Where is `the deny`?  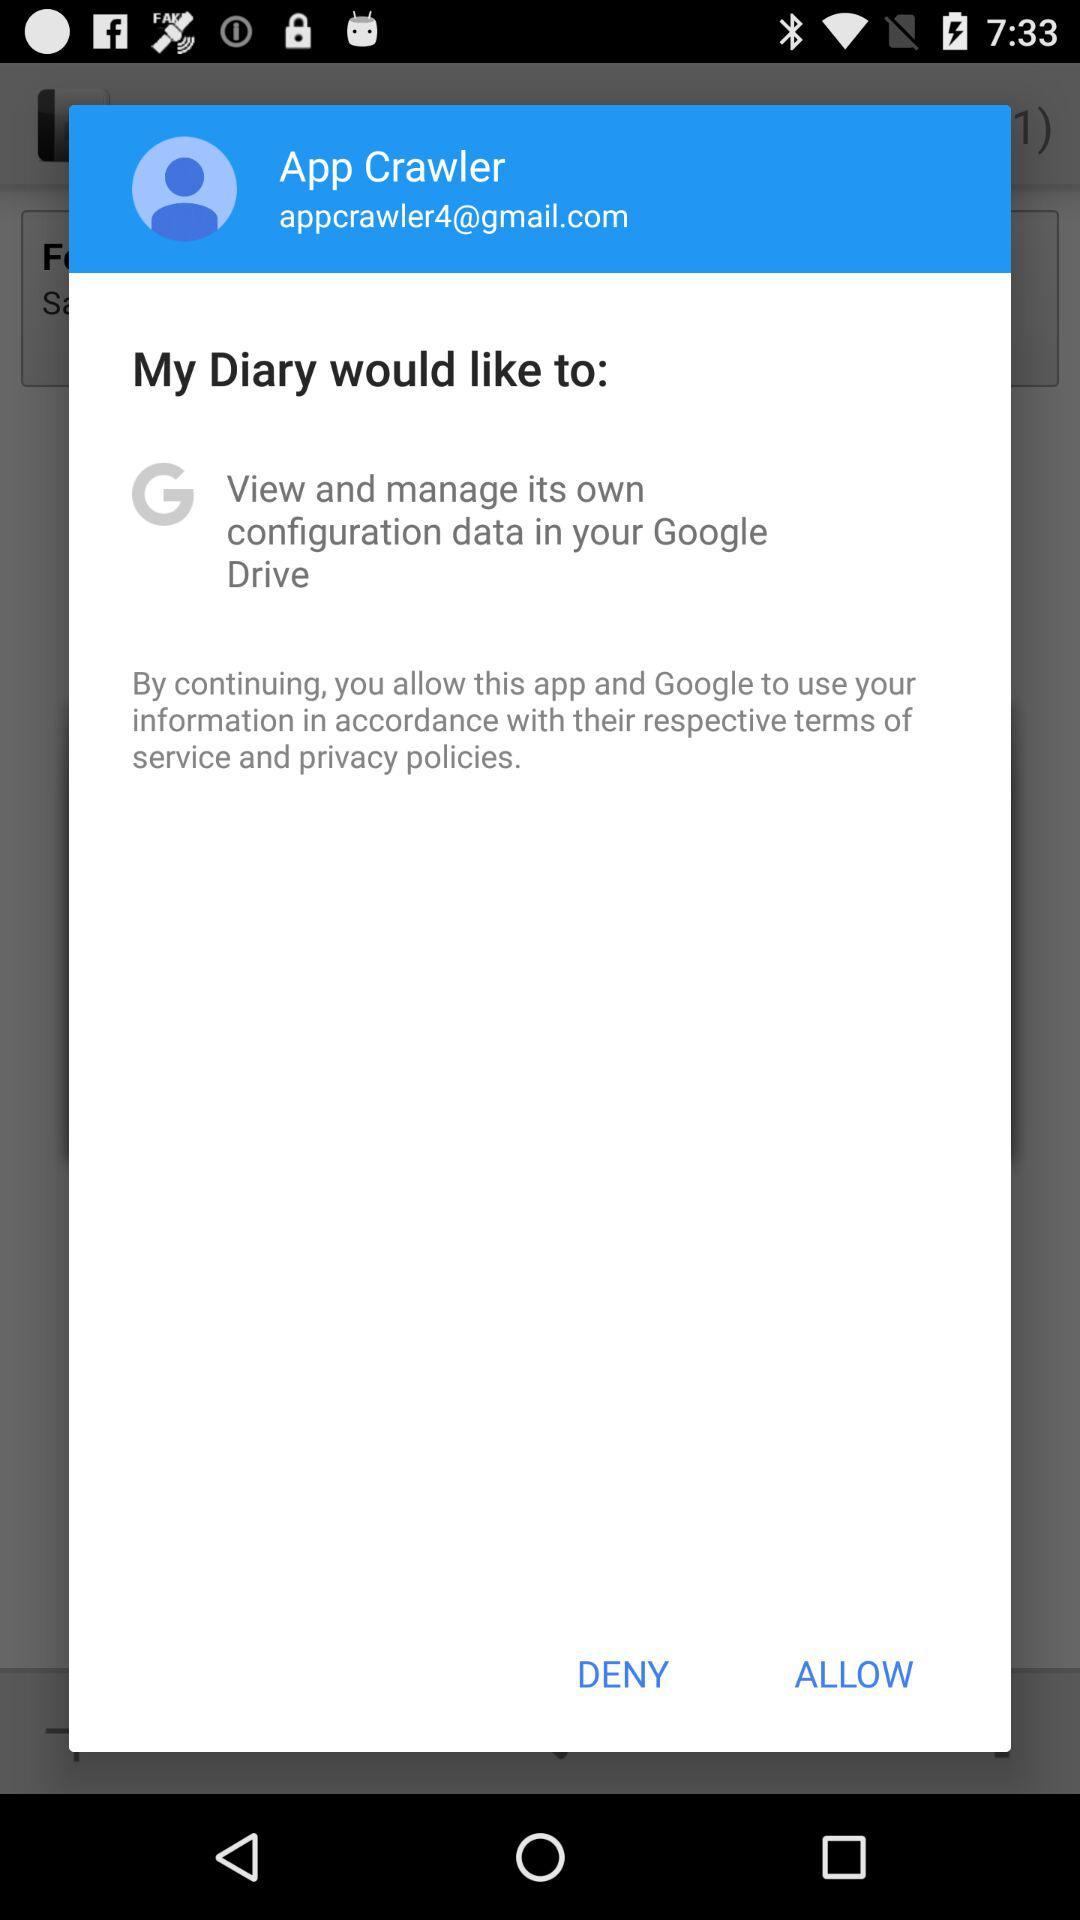 the deny is located at coordinates (621, 1673).